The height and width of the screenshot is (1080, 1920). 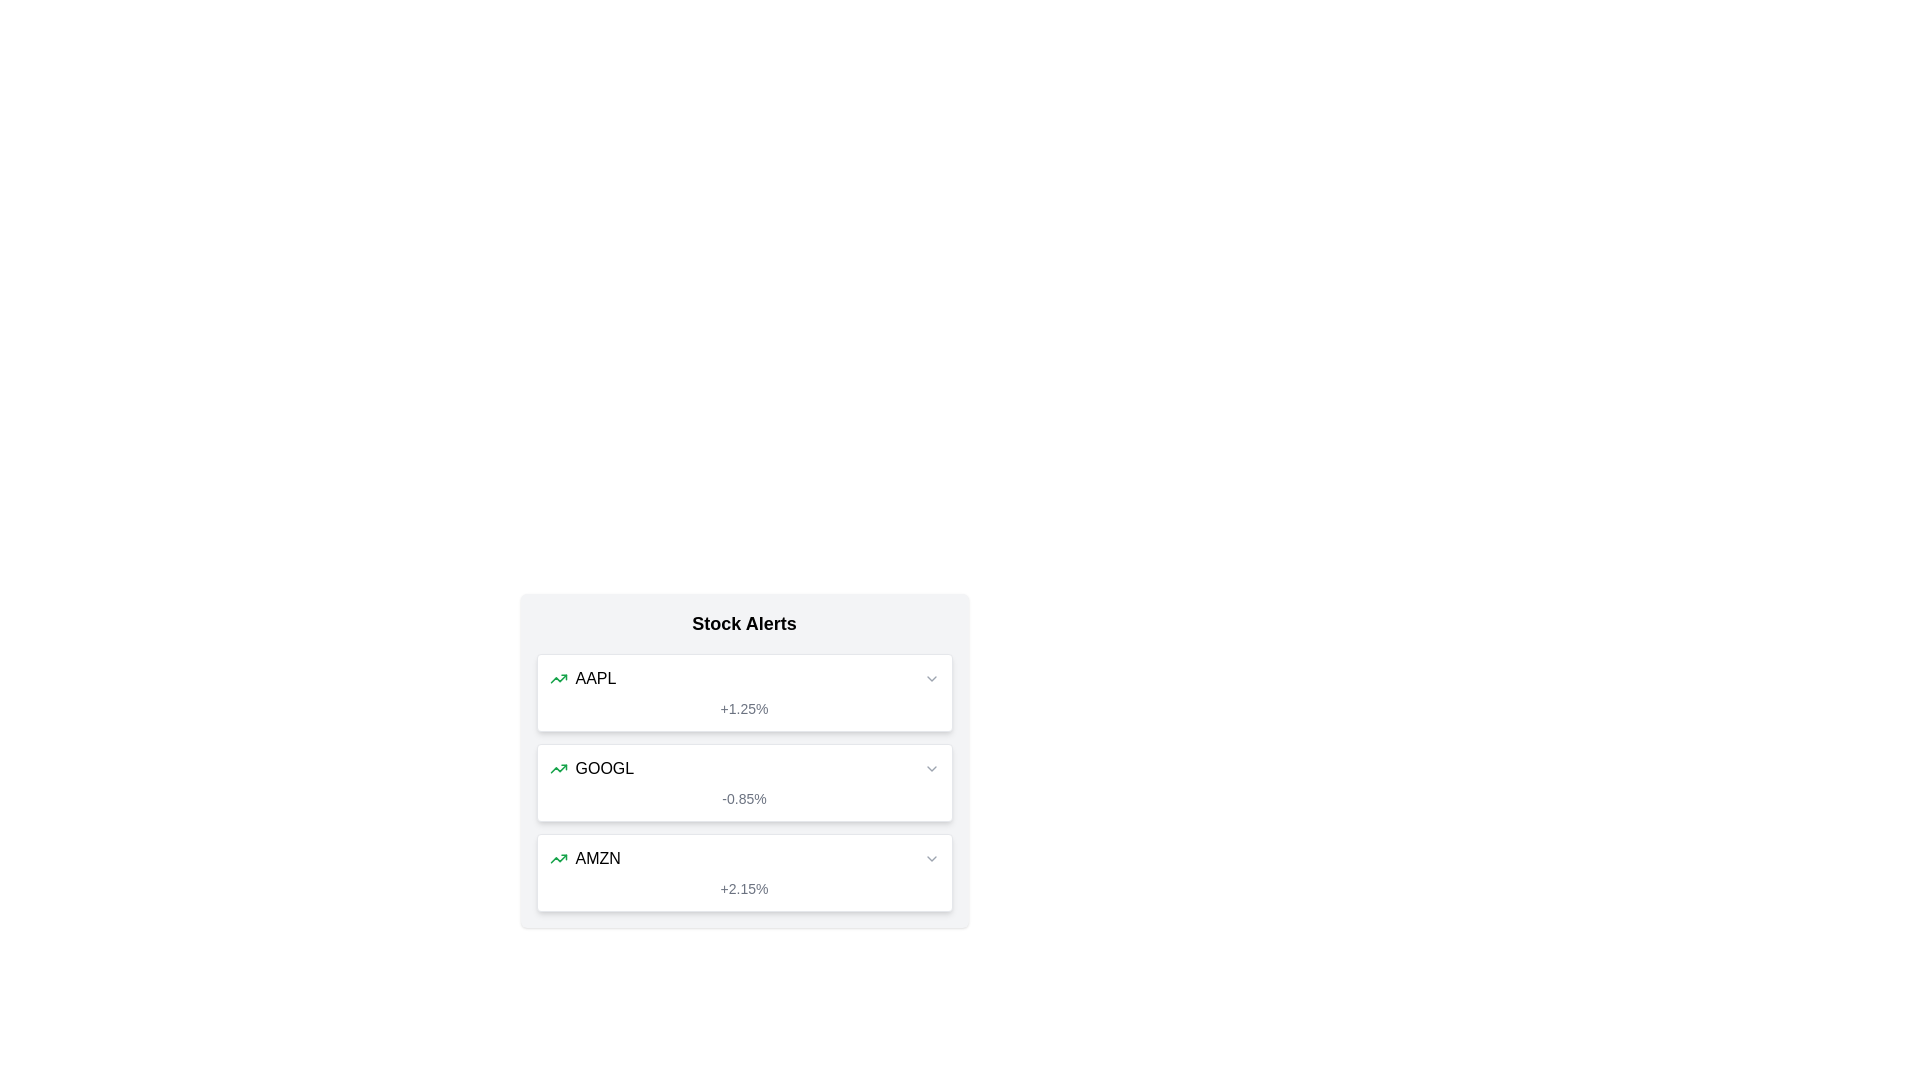 I want to click on the text label displaying '+2.15%' located at the bottom of the 'AMZN' card in the 'Stock Alerts' interface, so click(x=743, y=887).